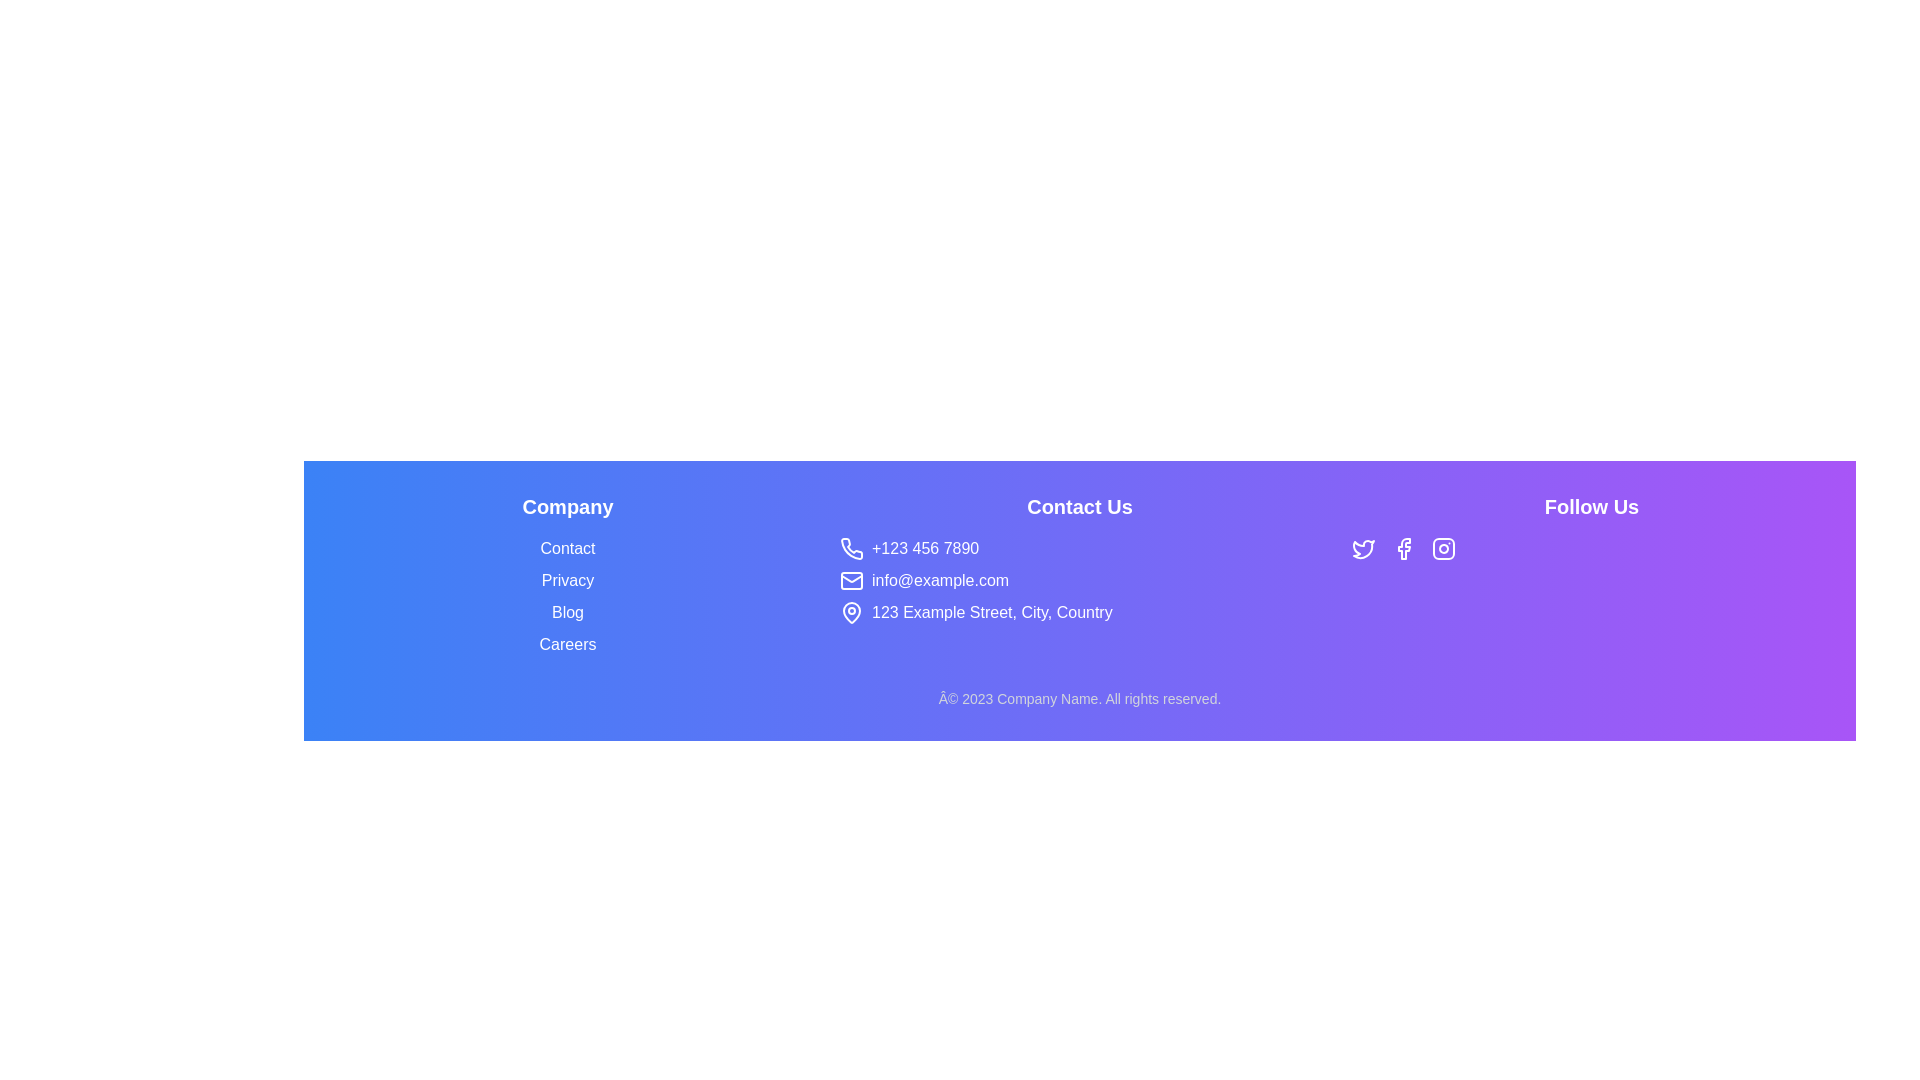 The width and height of the screenshot is (1920, 1080). I want to click on the Hyperlink text that serves as an interactive navigation link to the Privacy page, located in the leftmost column under the 'Company' heading, so click(566, 574).